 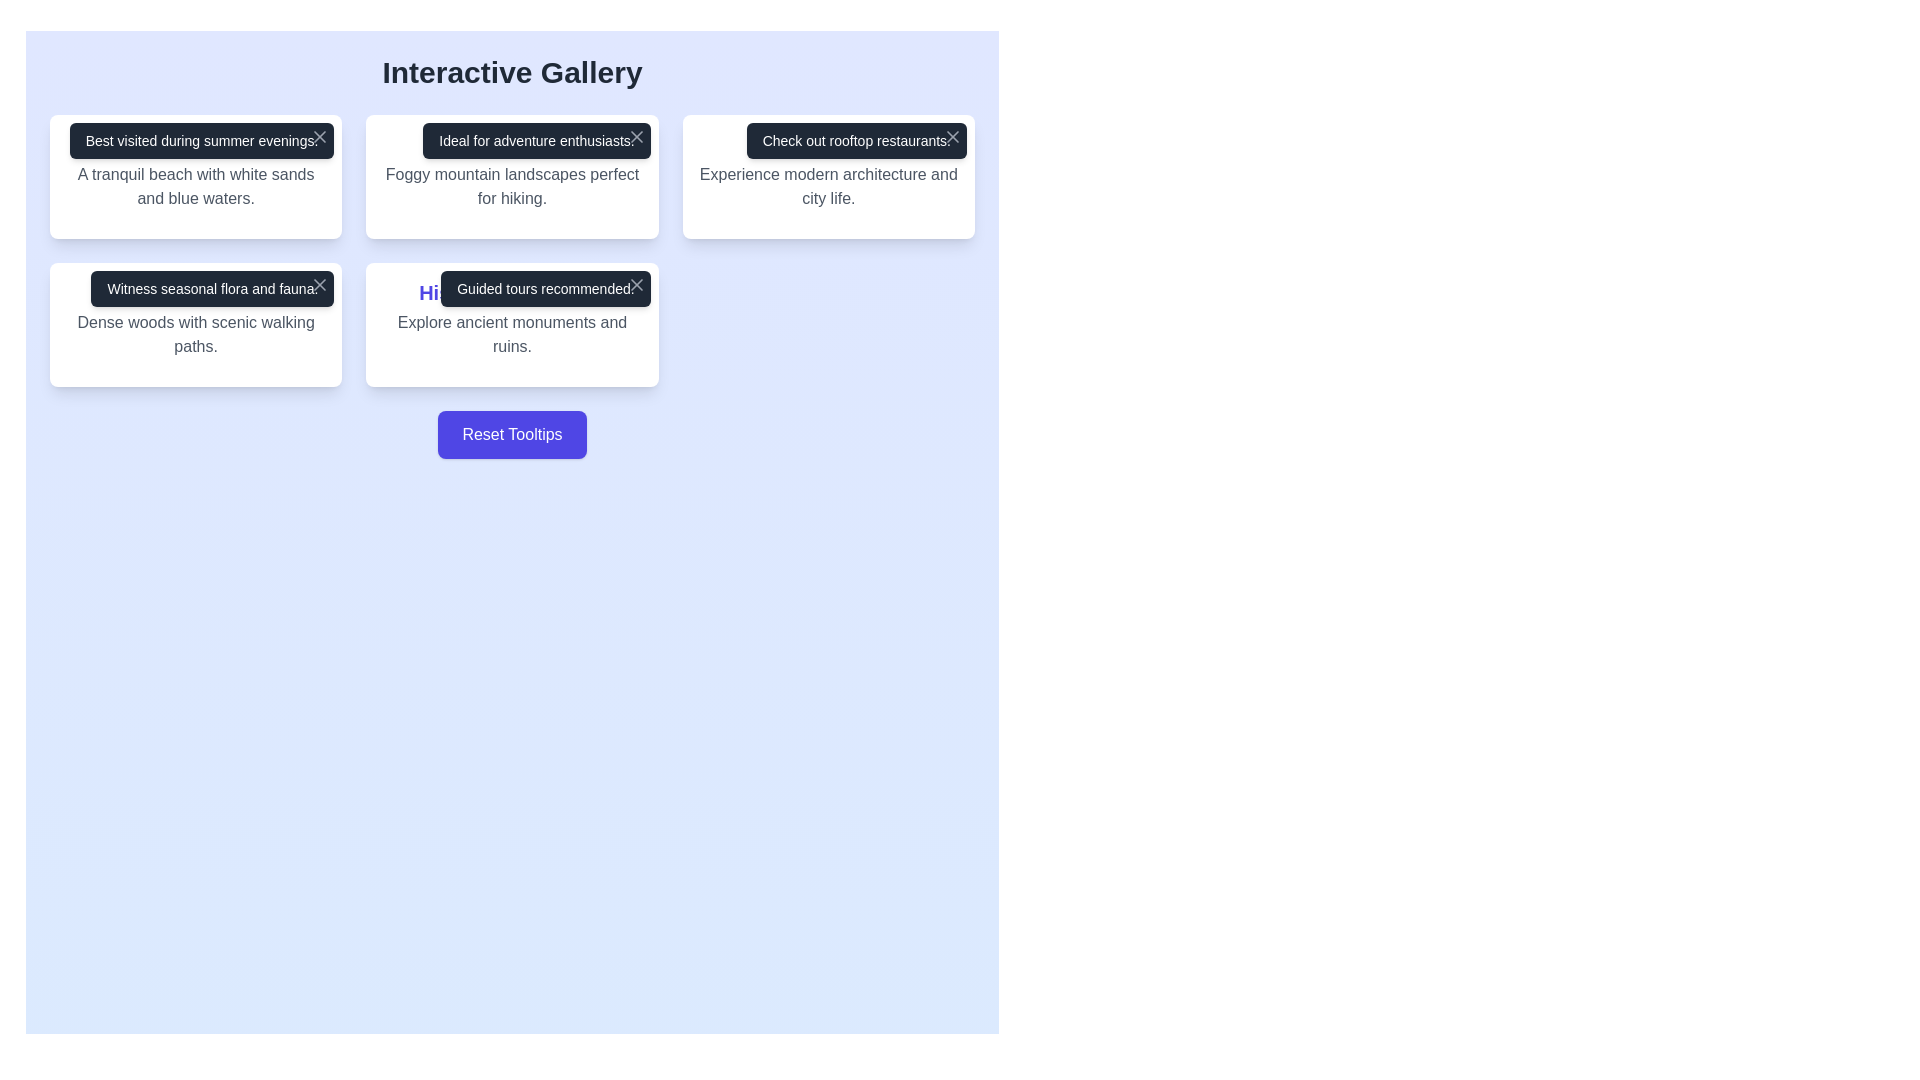 What do you see at coordinates (512, 72) in the screenshot?
I see `the 'Interactive Gallery' heading, which is a bold, large text element at the top of the interface with a dark-grey color on a gradient background` at bounding box center [512, 72].